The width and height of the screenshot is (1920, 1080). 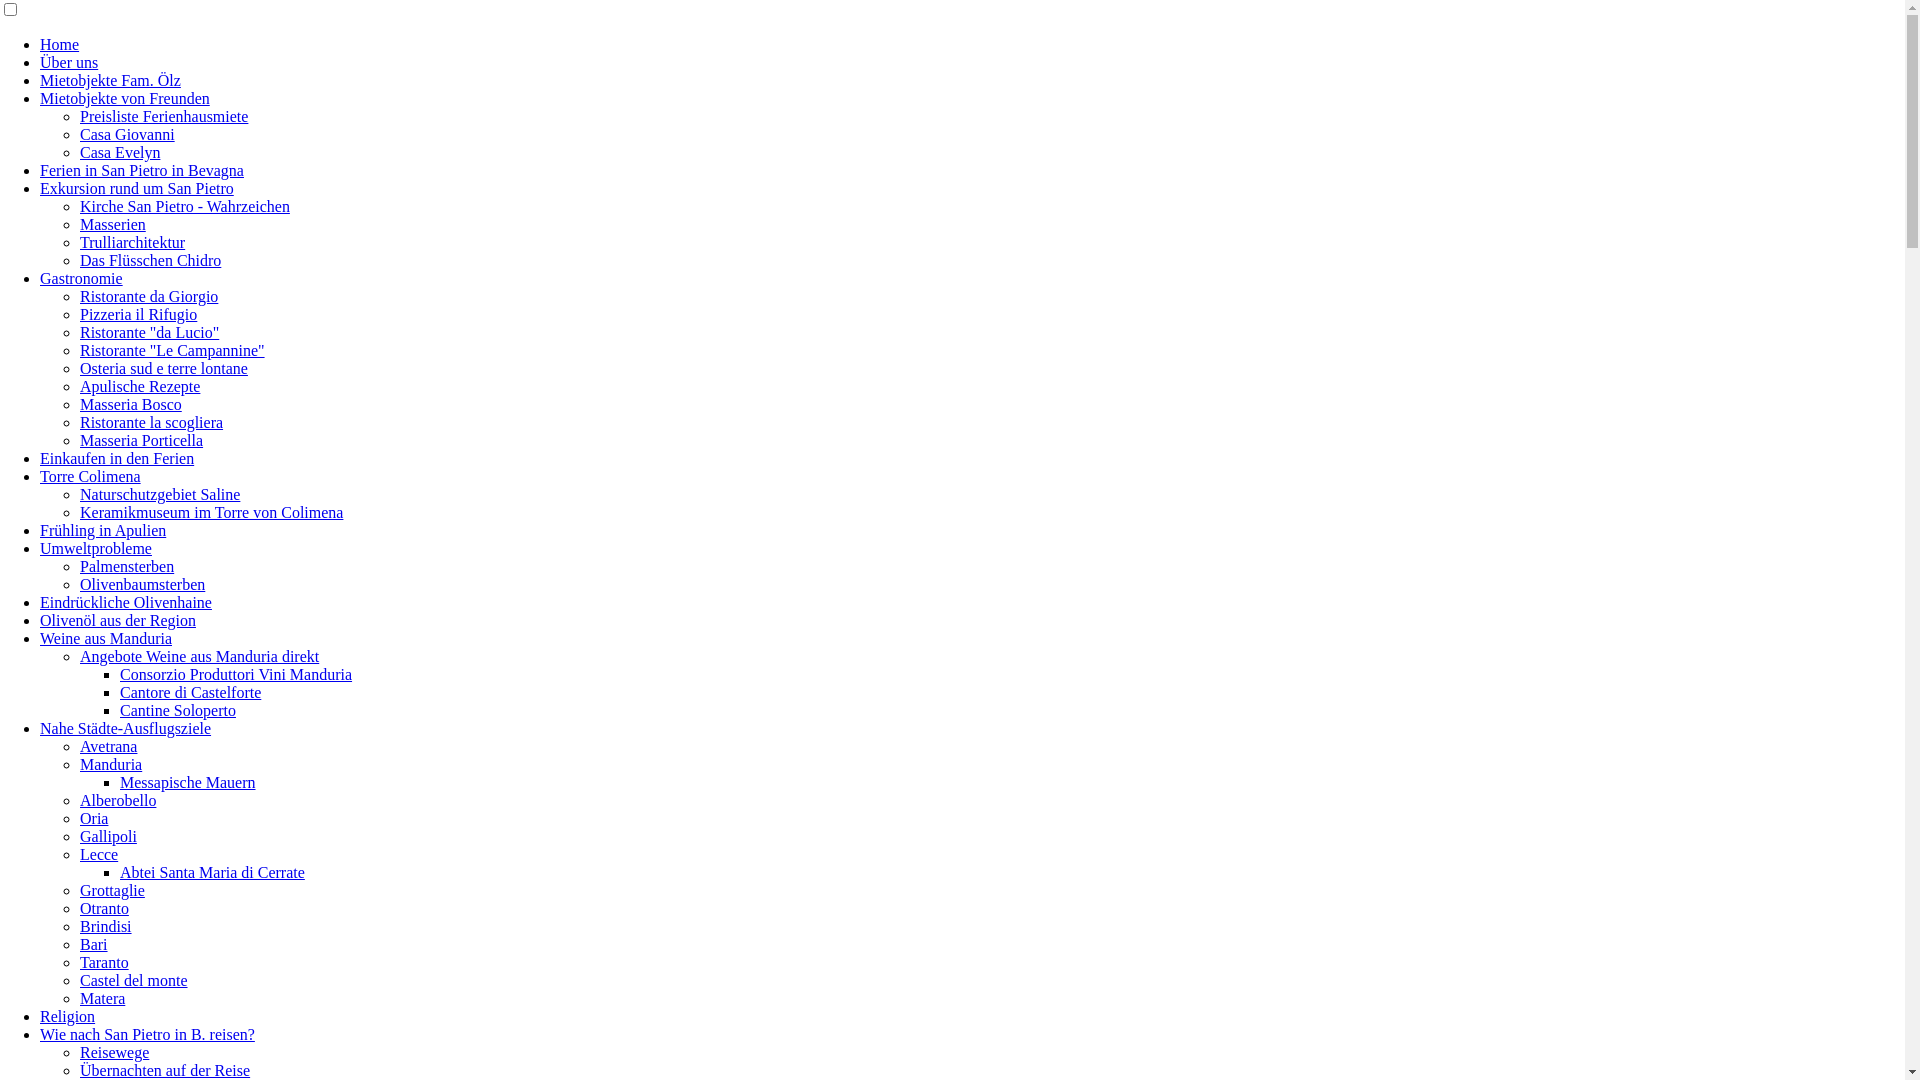 I want to click on 'Wie nach San Pietro in B. reisen?', so click(x=146, y=1034).